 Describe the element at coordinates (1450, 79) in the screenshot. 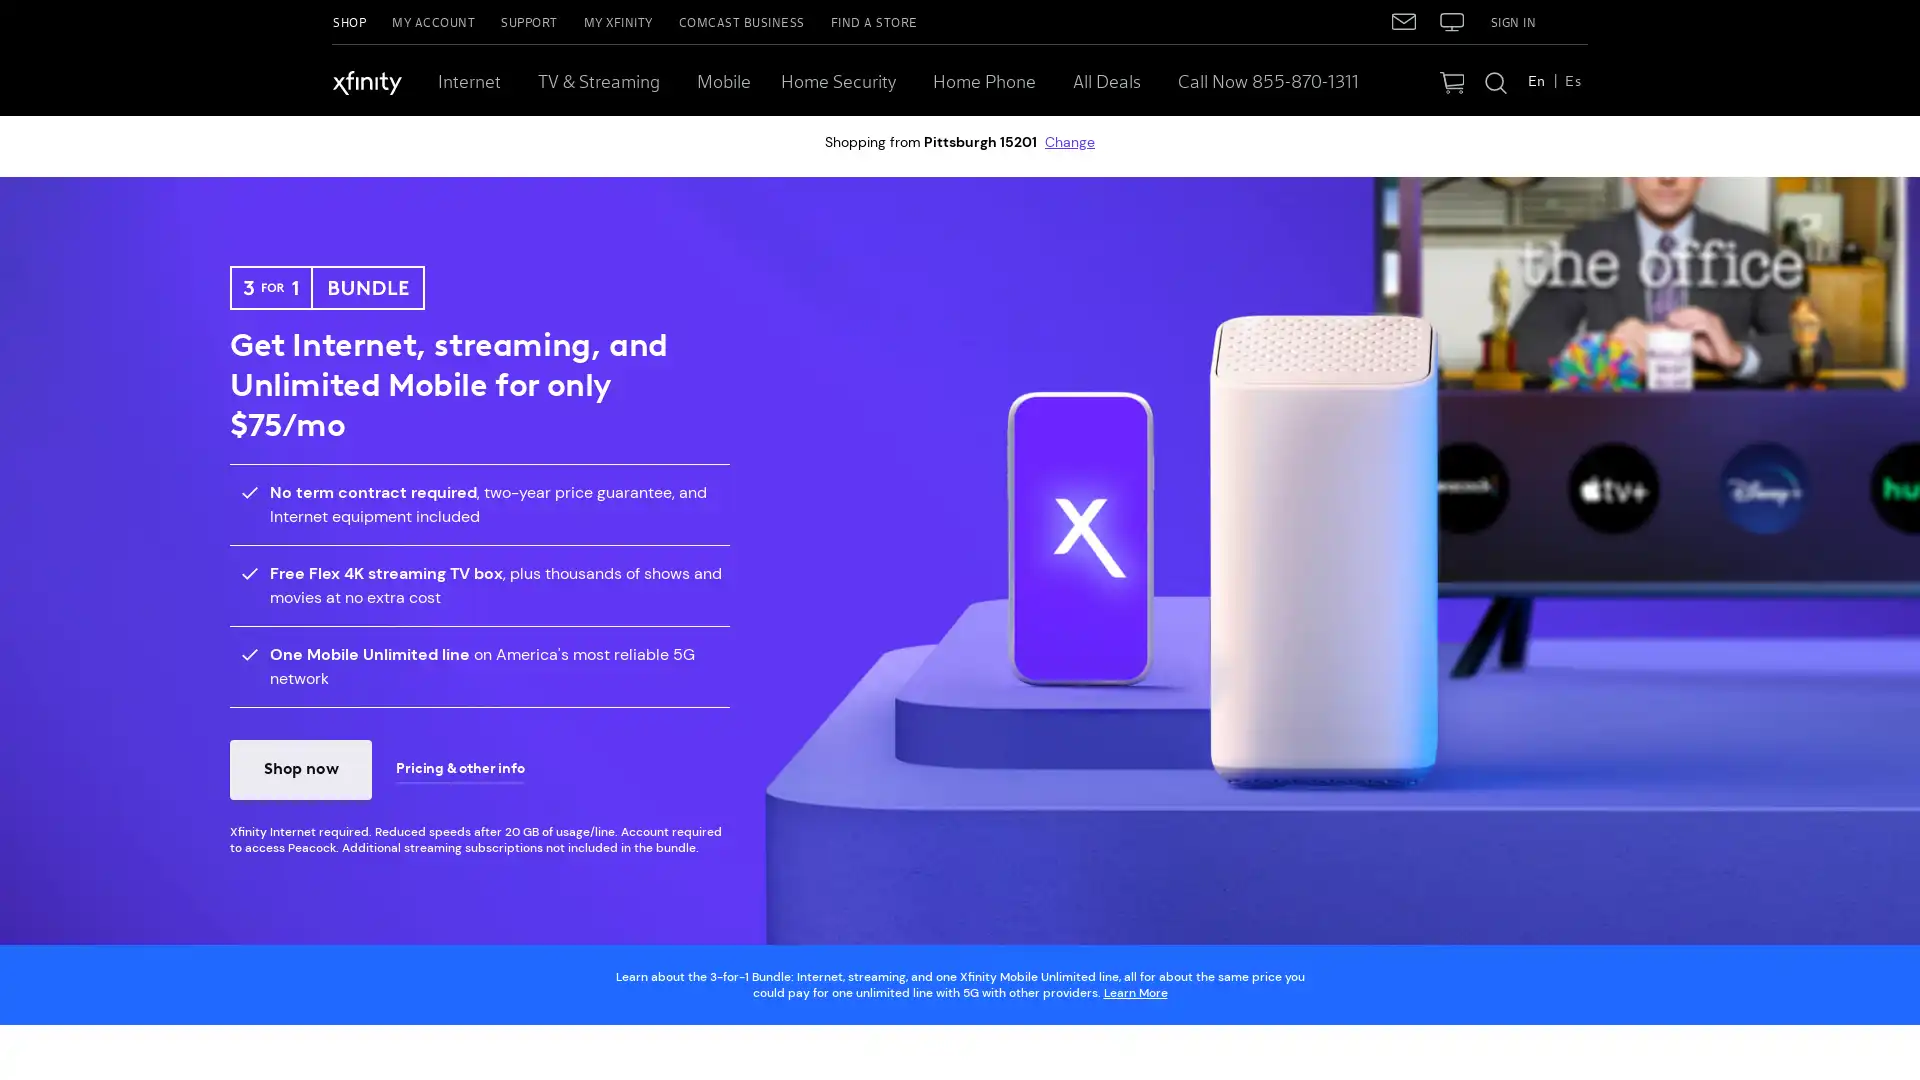

I see `Your Cart` at that location.